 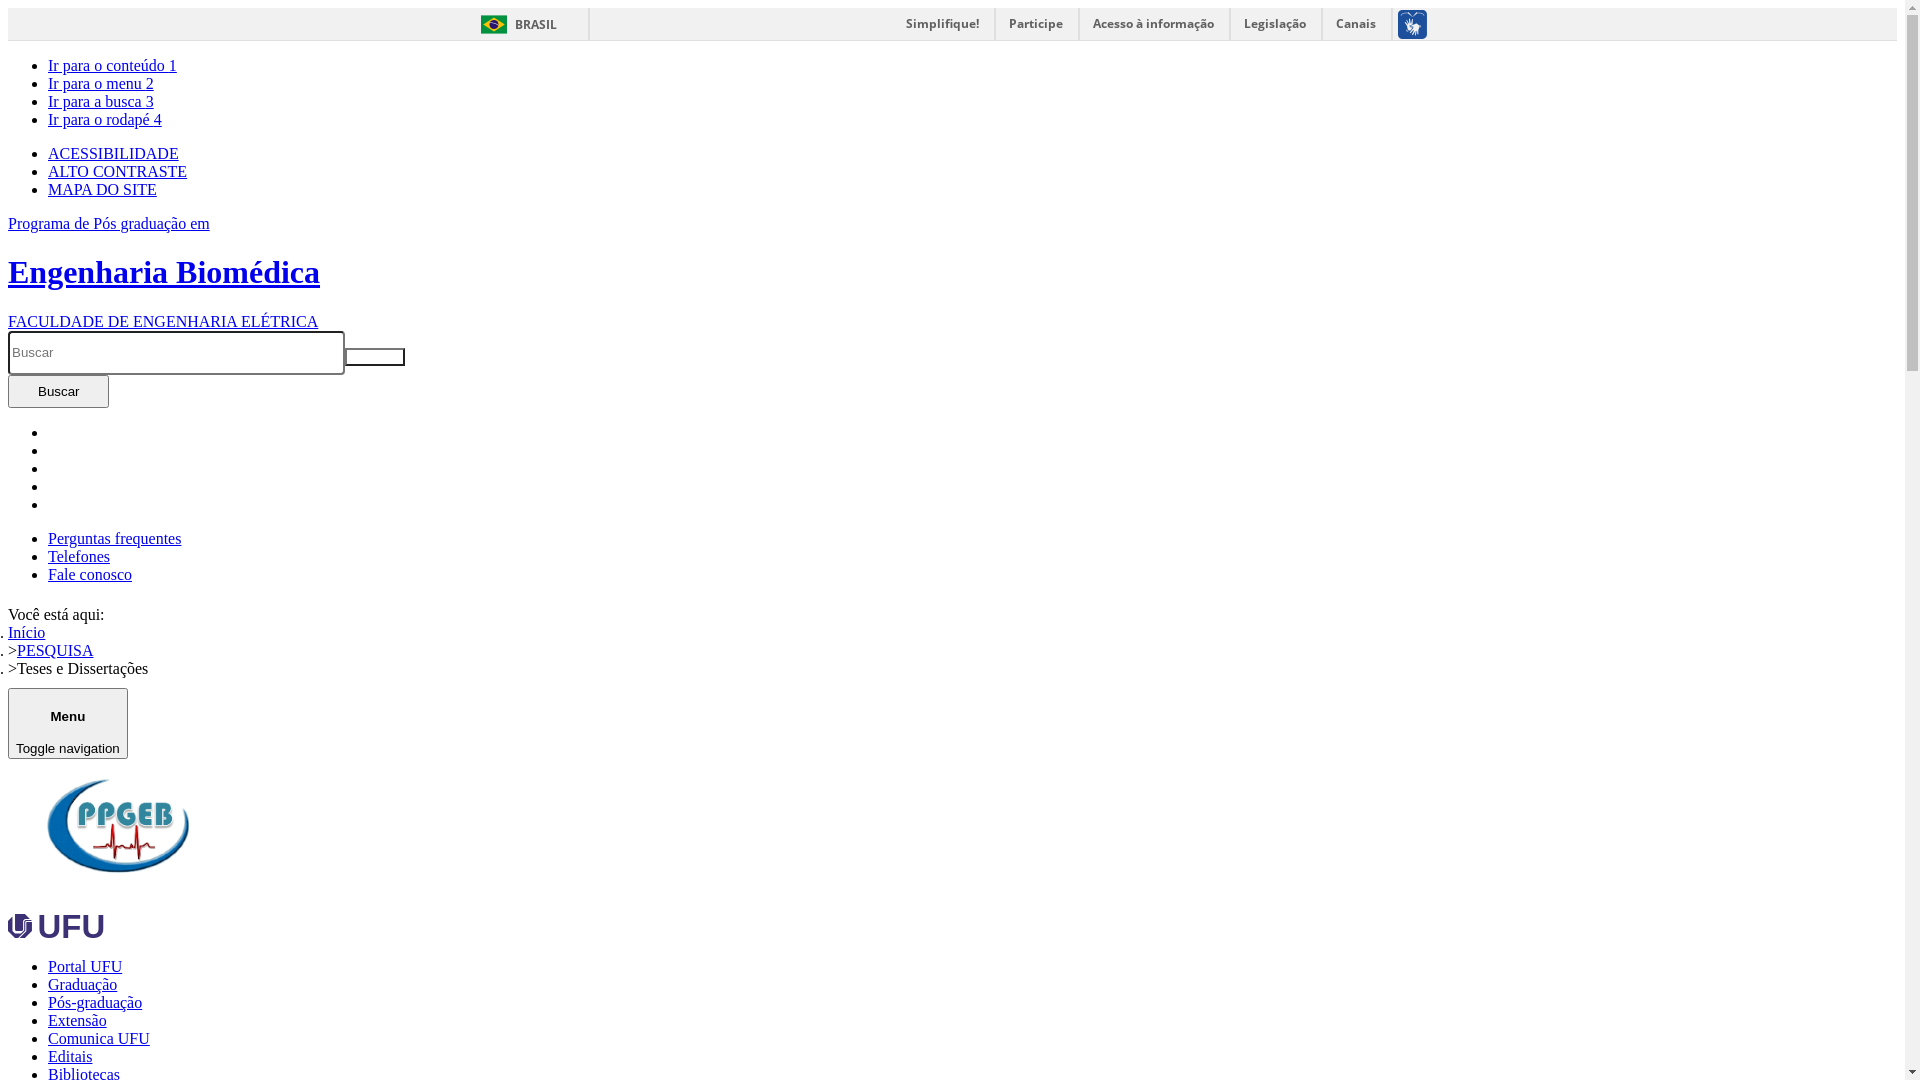 What do you see at coordinates (48, 101) in the screenshot?
I see `'Ir para a busca 3'` at bounding box center [48, 101].